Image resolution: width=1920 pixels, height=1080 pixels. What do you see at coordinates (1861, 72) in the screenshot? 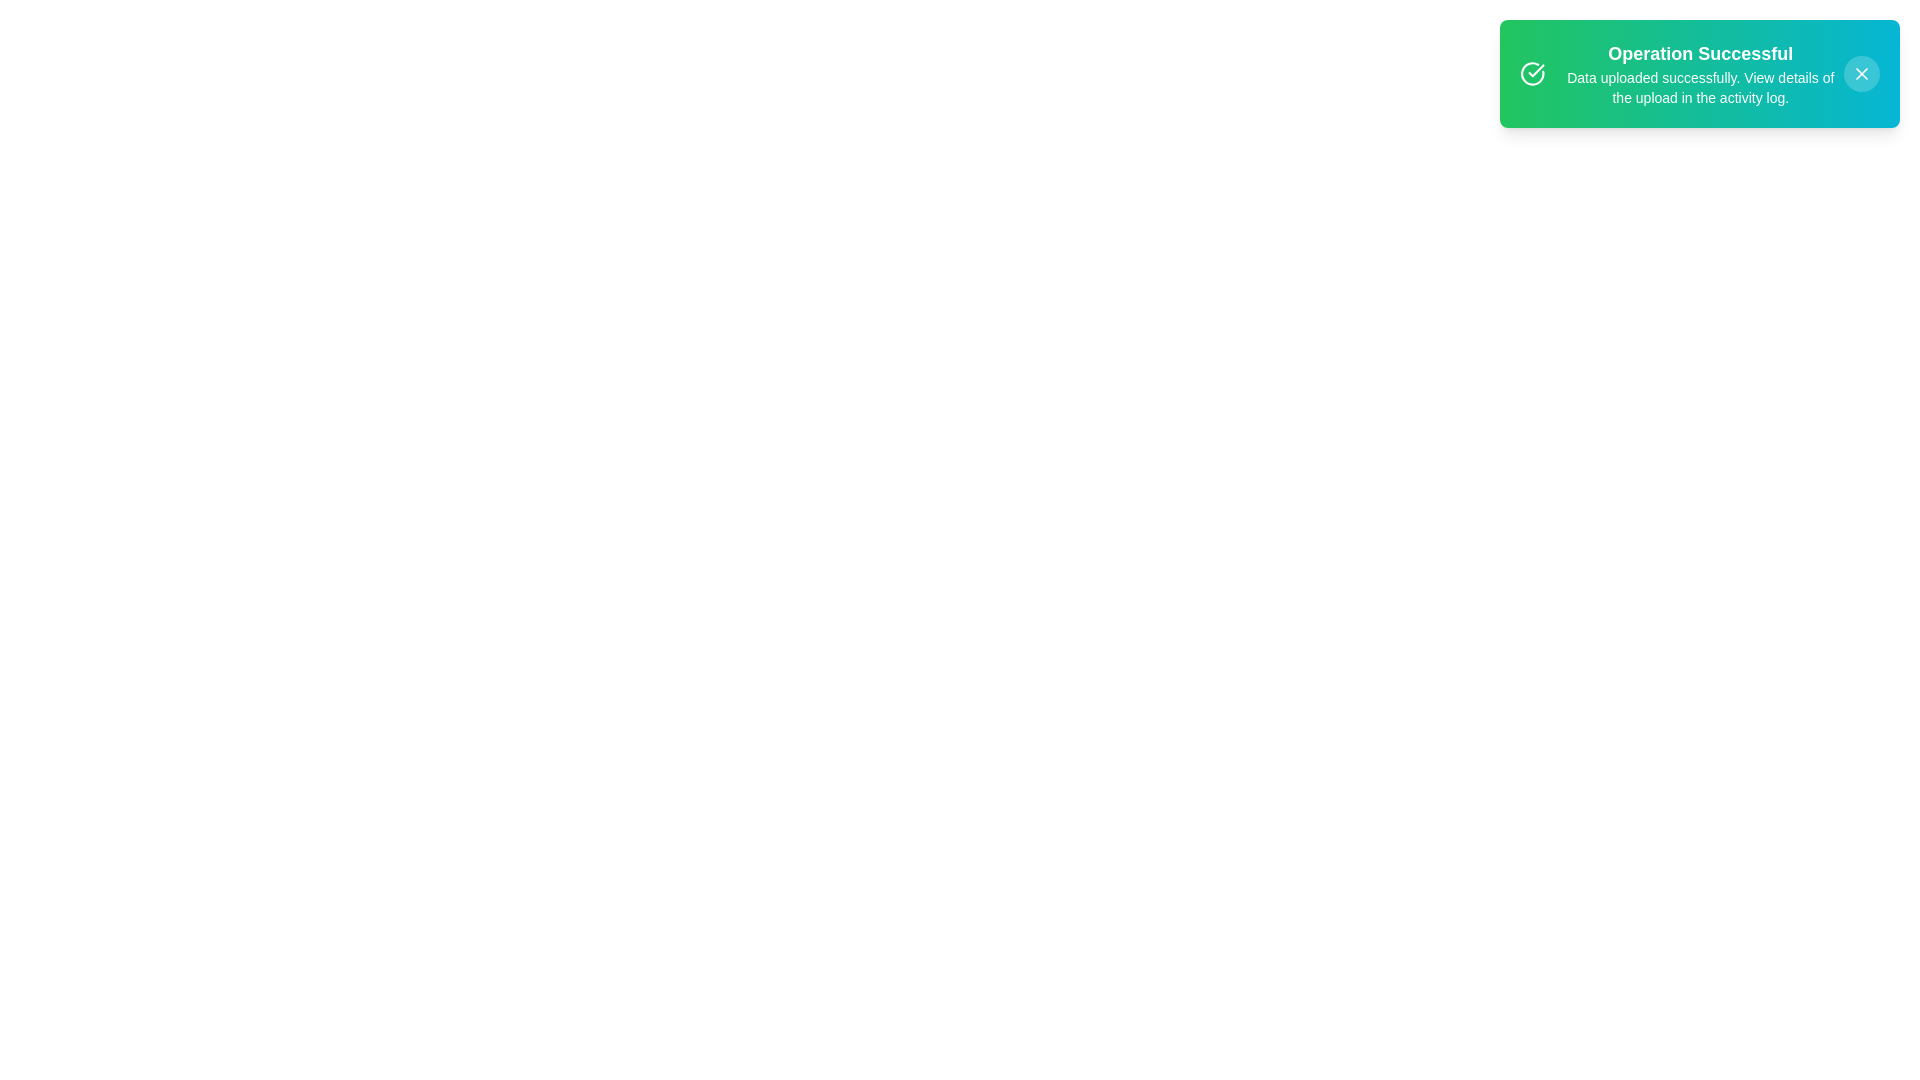
I see `the dismiss button located in the top-right corner of the notification box` at bounding box center [1861, 72].